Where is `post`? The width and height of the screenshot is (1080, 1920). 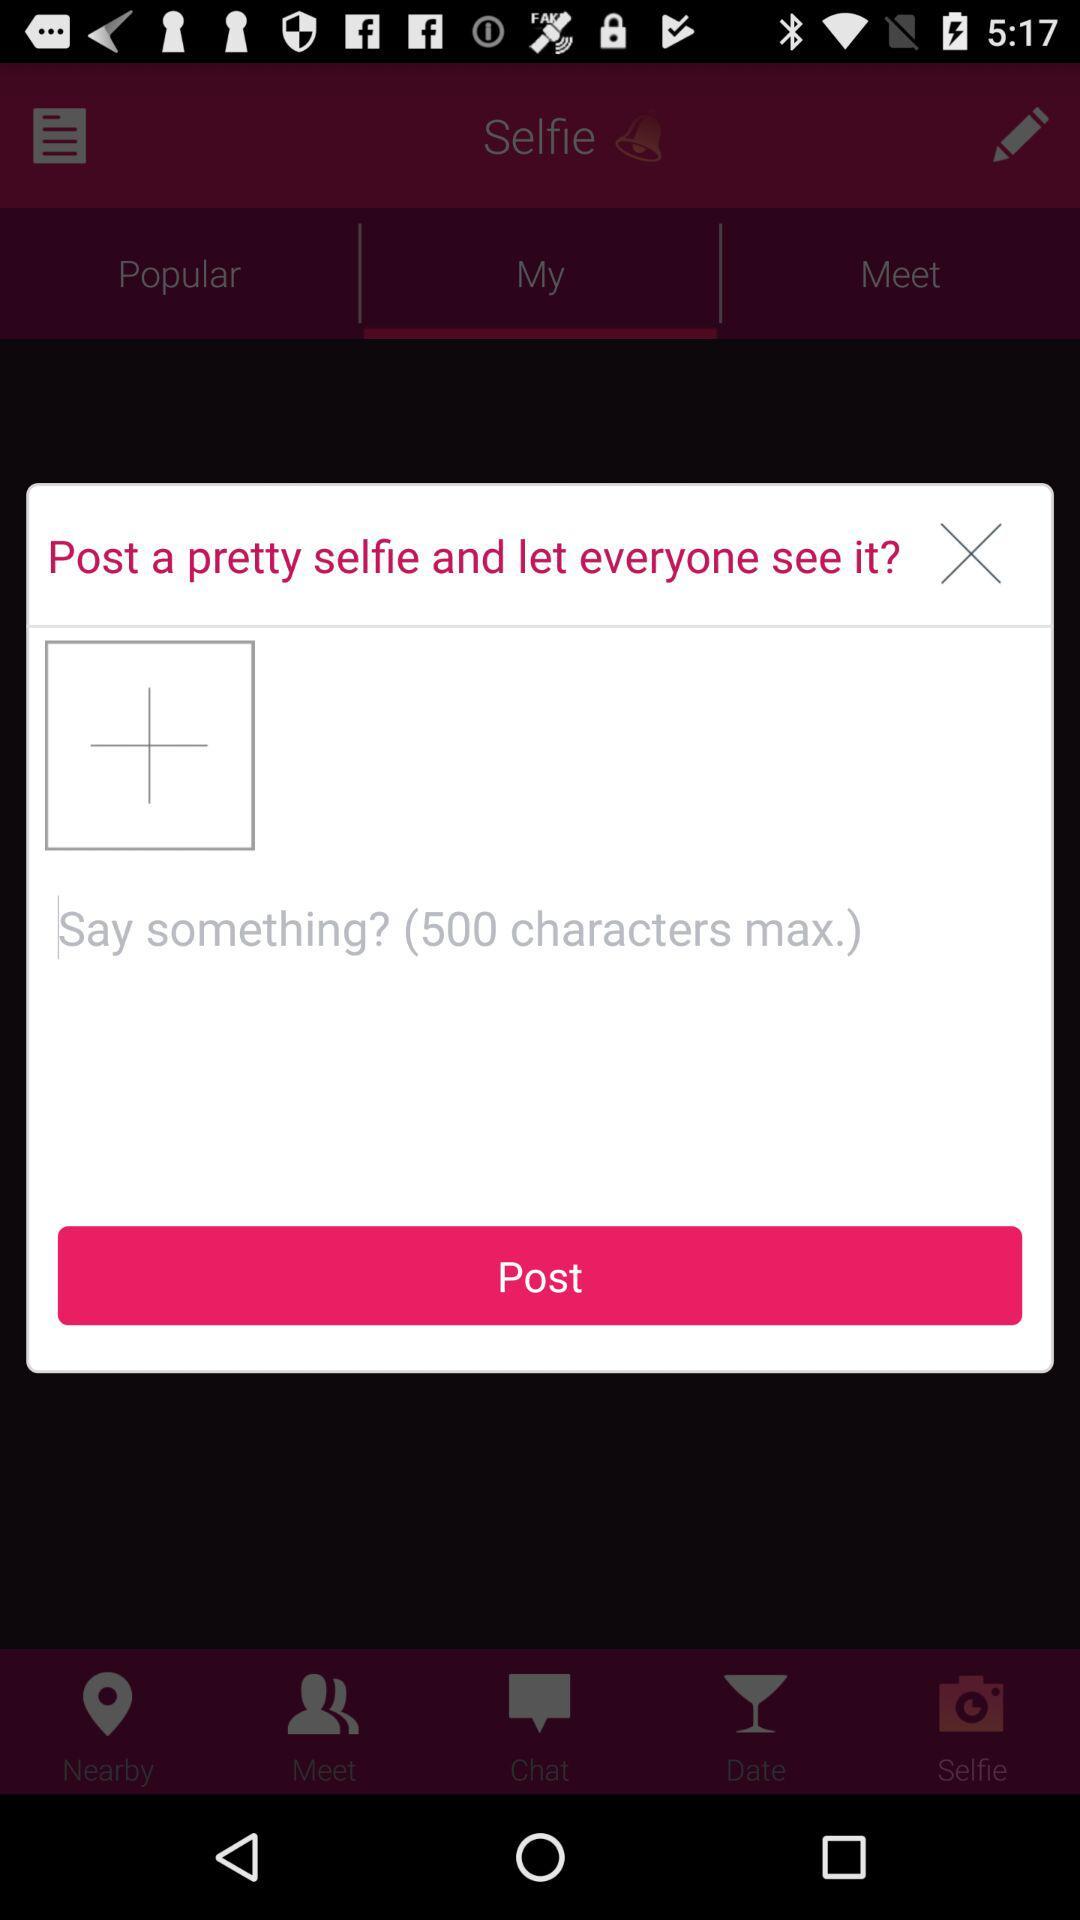
post is located at coordinates (540, 1021).